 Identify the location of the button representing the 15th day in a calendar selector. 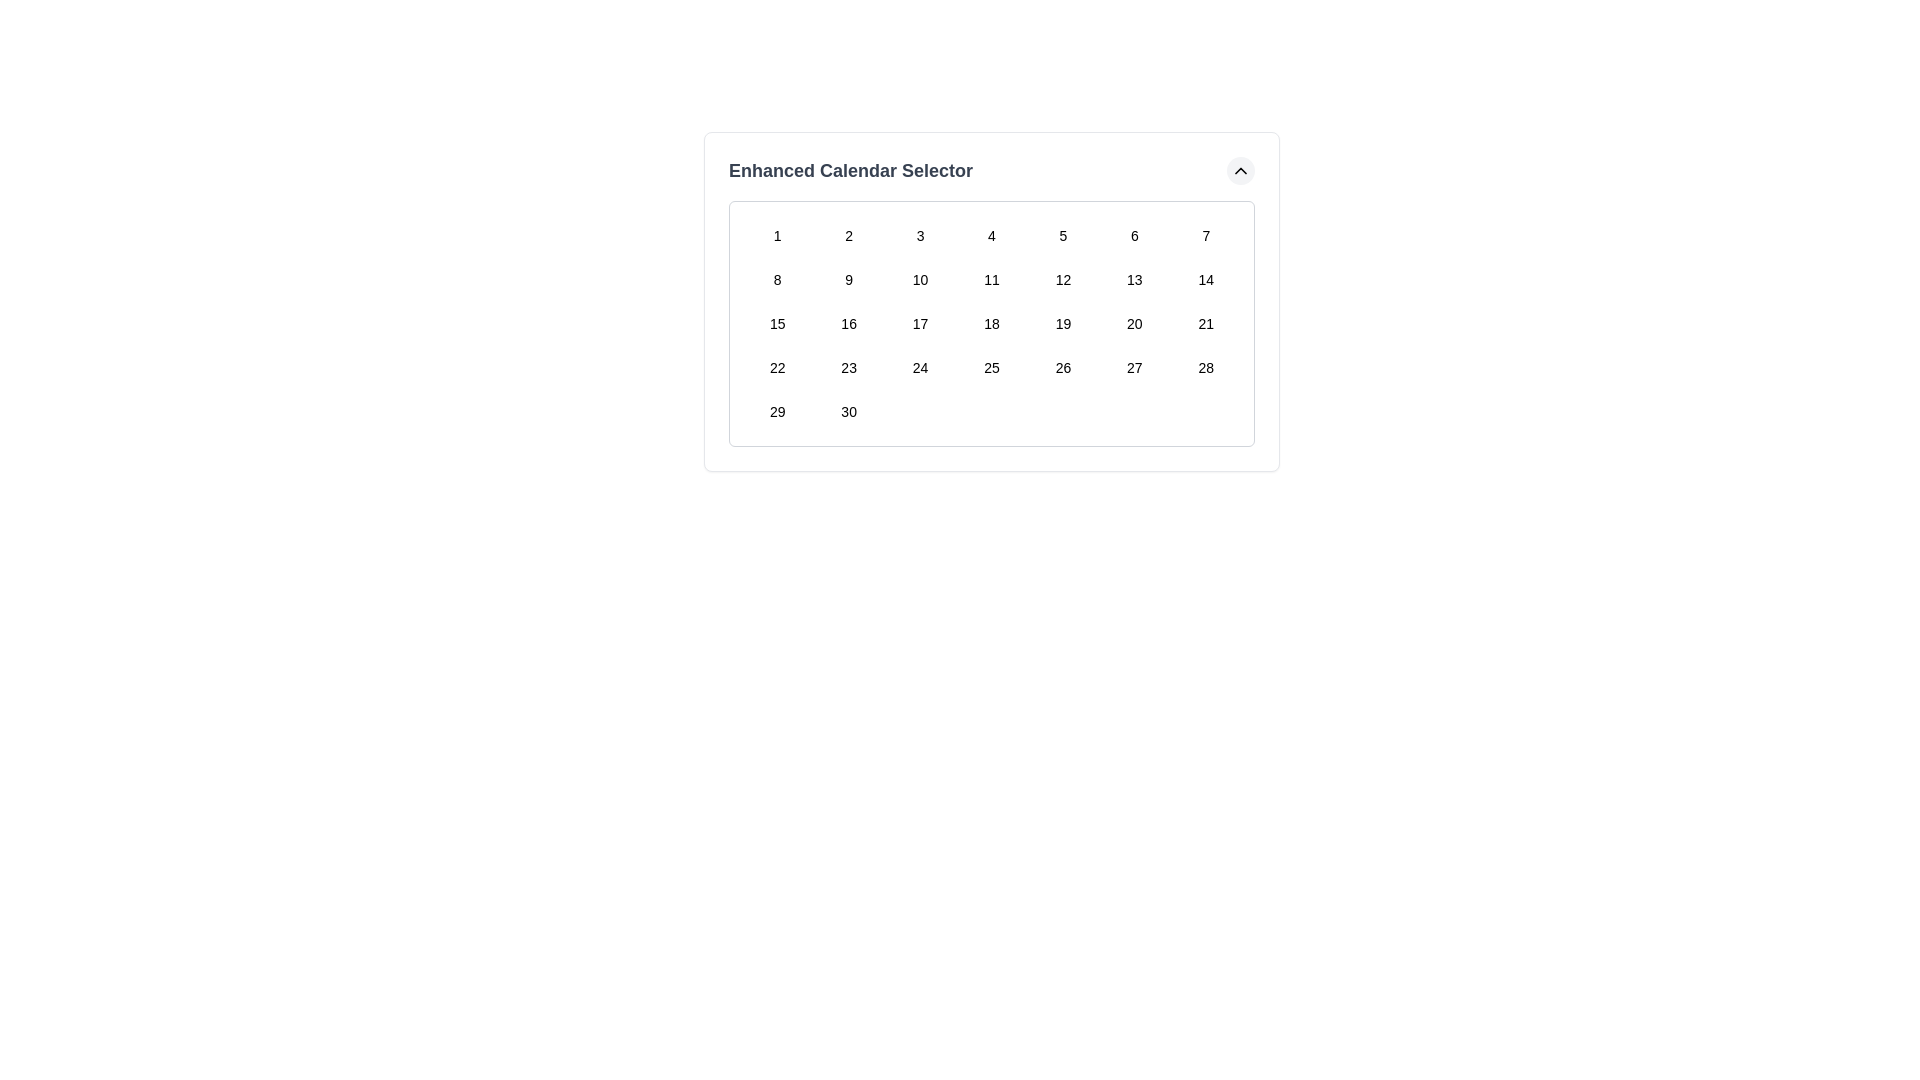
(776, 323).